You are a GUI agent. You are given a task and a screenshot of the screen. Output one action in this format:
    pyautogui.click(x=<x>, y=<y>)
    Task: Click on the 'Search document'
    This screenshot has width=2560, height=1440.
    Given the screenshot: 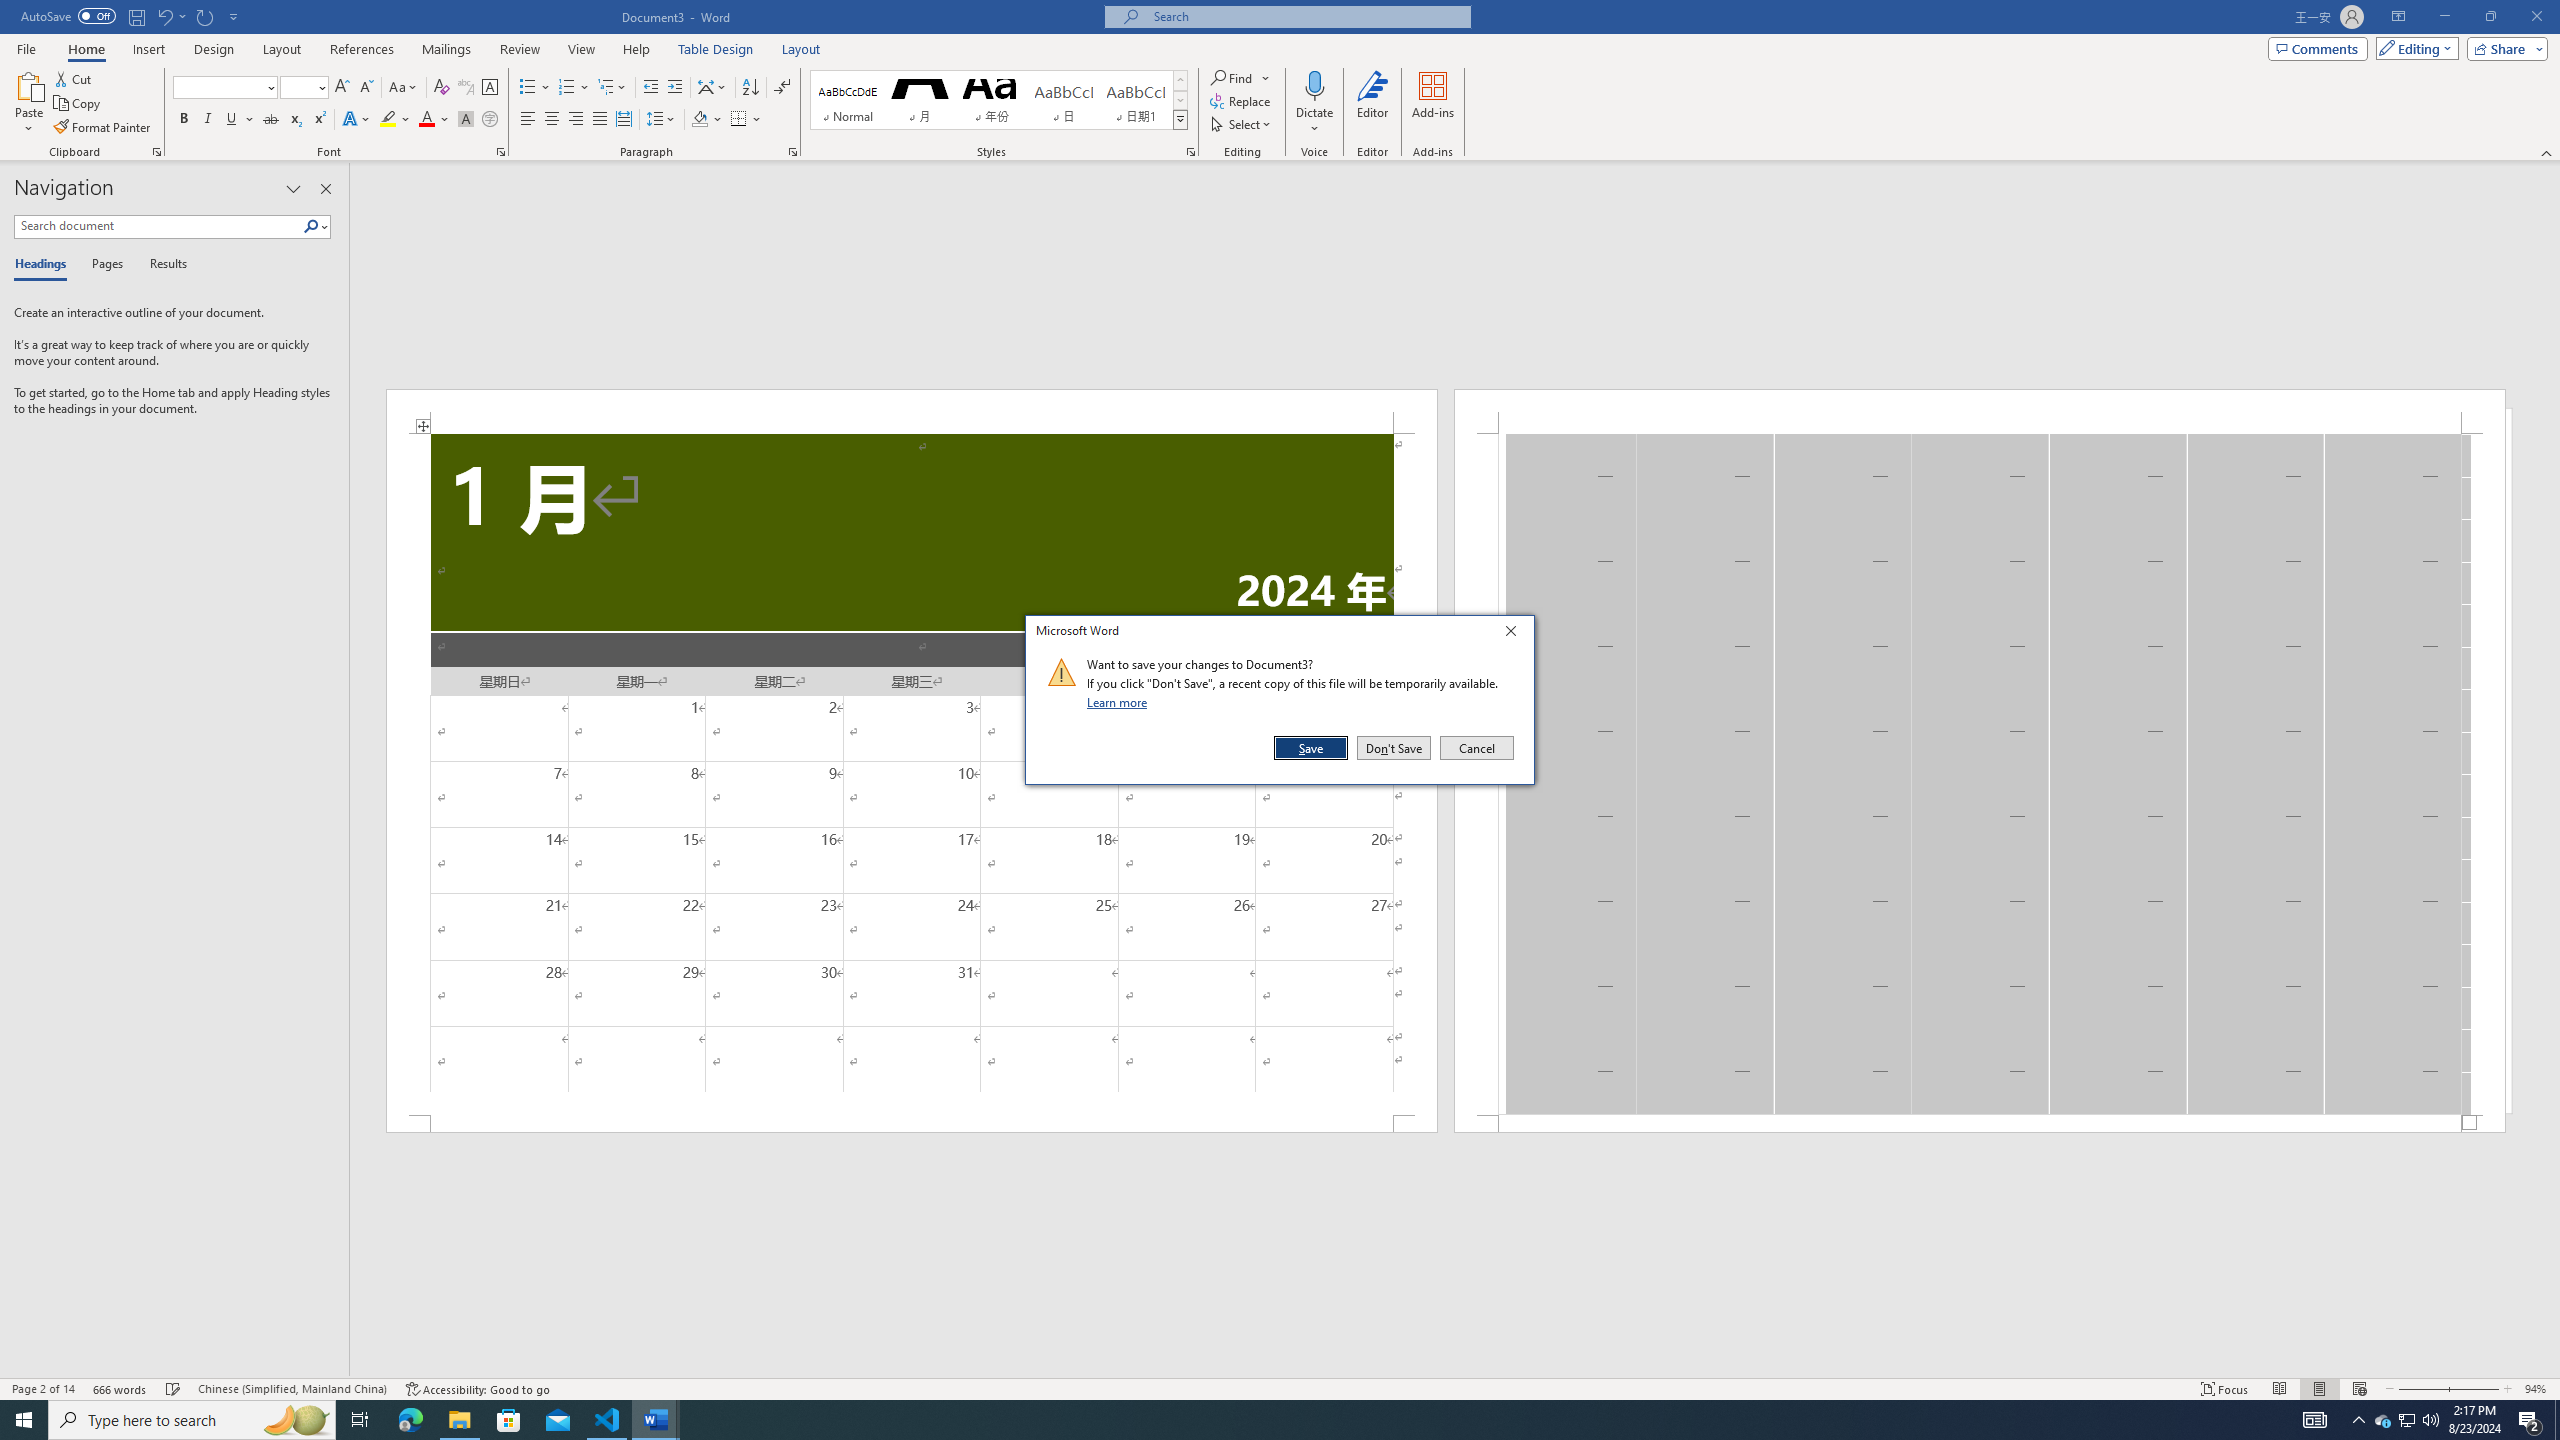 What is the action you would take?
    pyautogui.click(x=158, y=225)
    